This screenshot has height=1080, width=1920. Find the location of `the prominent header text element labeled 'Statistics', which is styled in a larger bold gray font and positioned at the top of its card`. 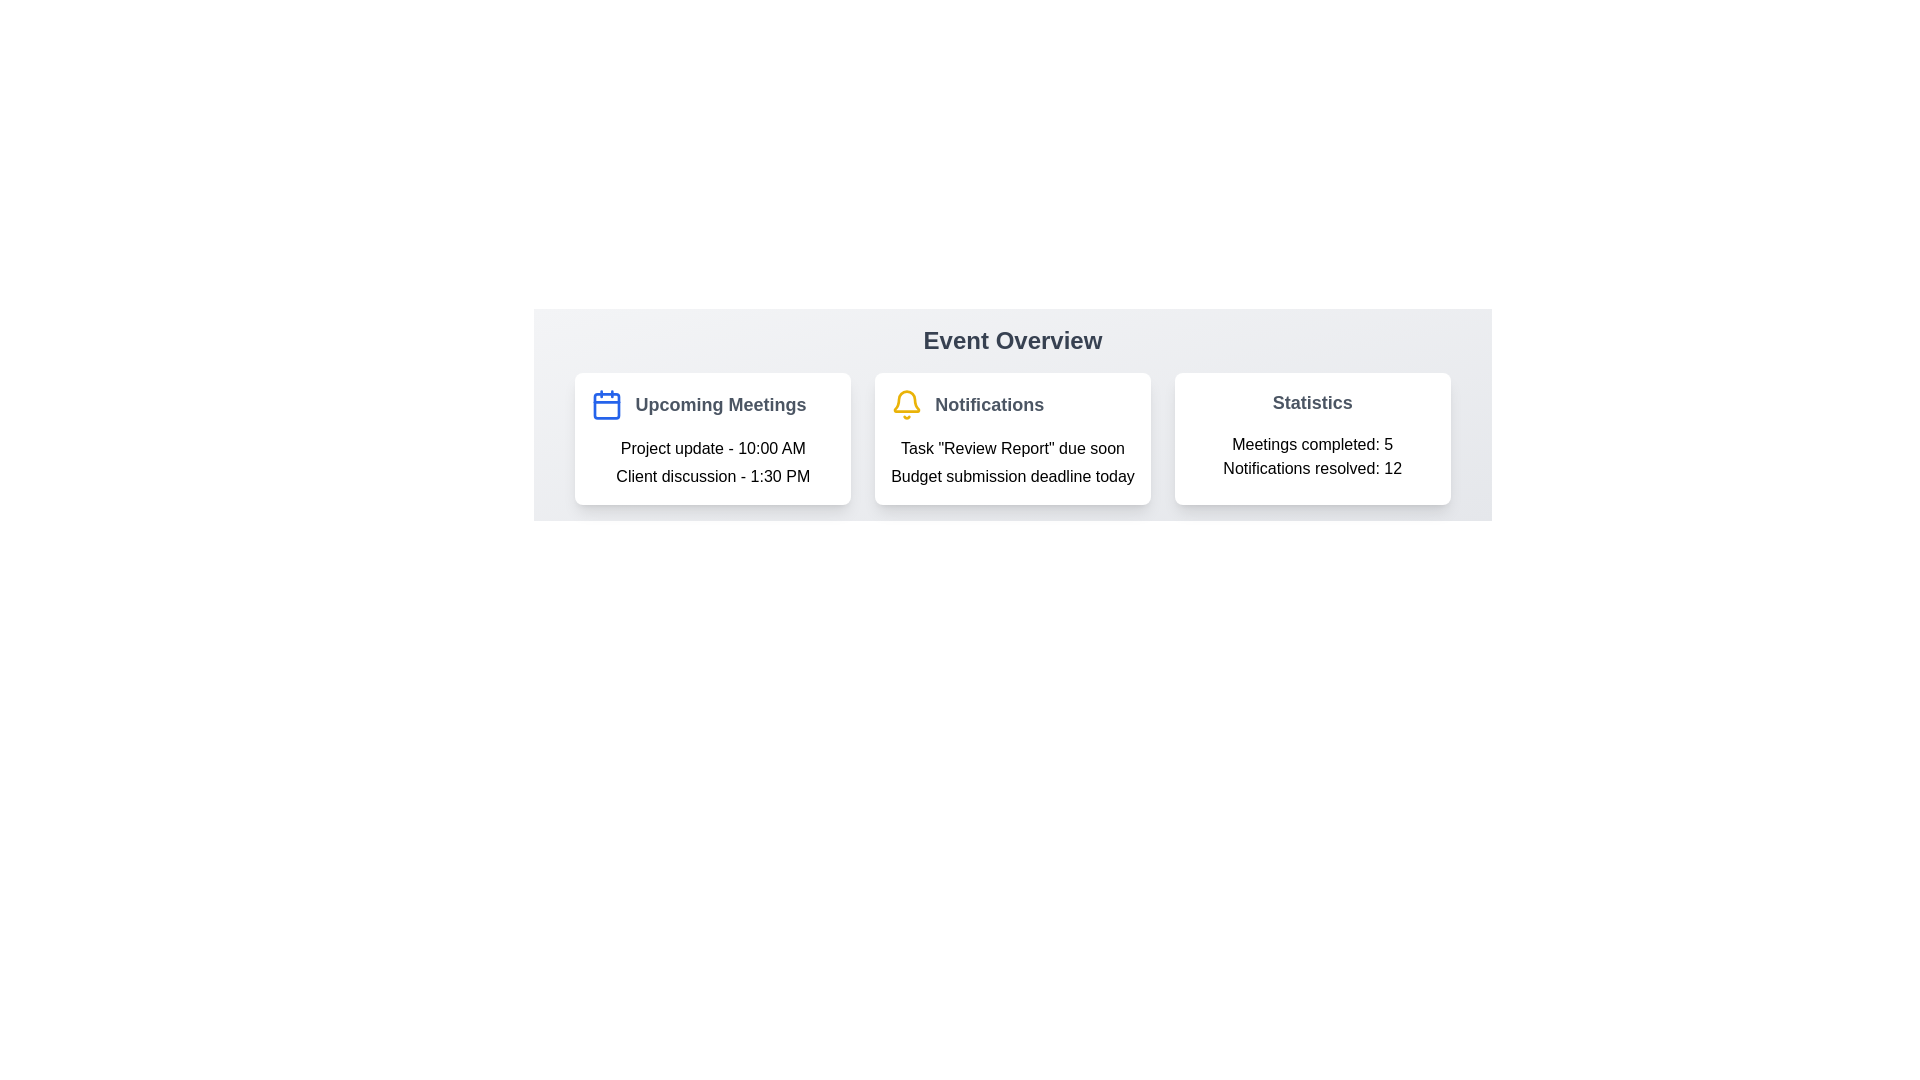

the prominent header text element labeled 'Statistics', which is styled in a larger bold gray font and positioned at the top of its card is located at coordinates (1312, 402).